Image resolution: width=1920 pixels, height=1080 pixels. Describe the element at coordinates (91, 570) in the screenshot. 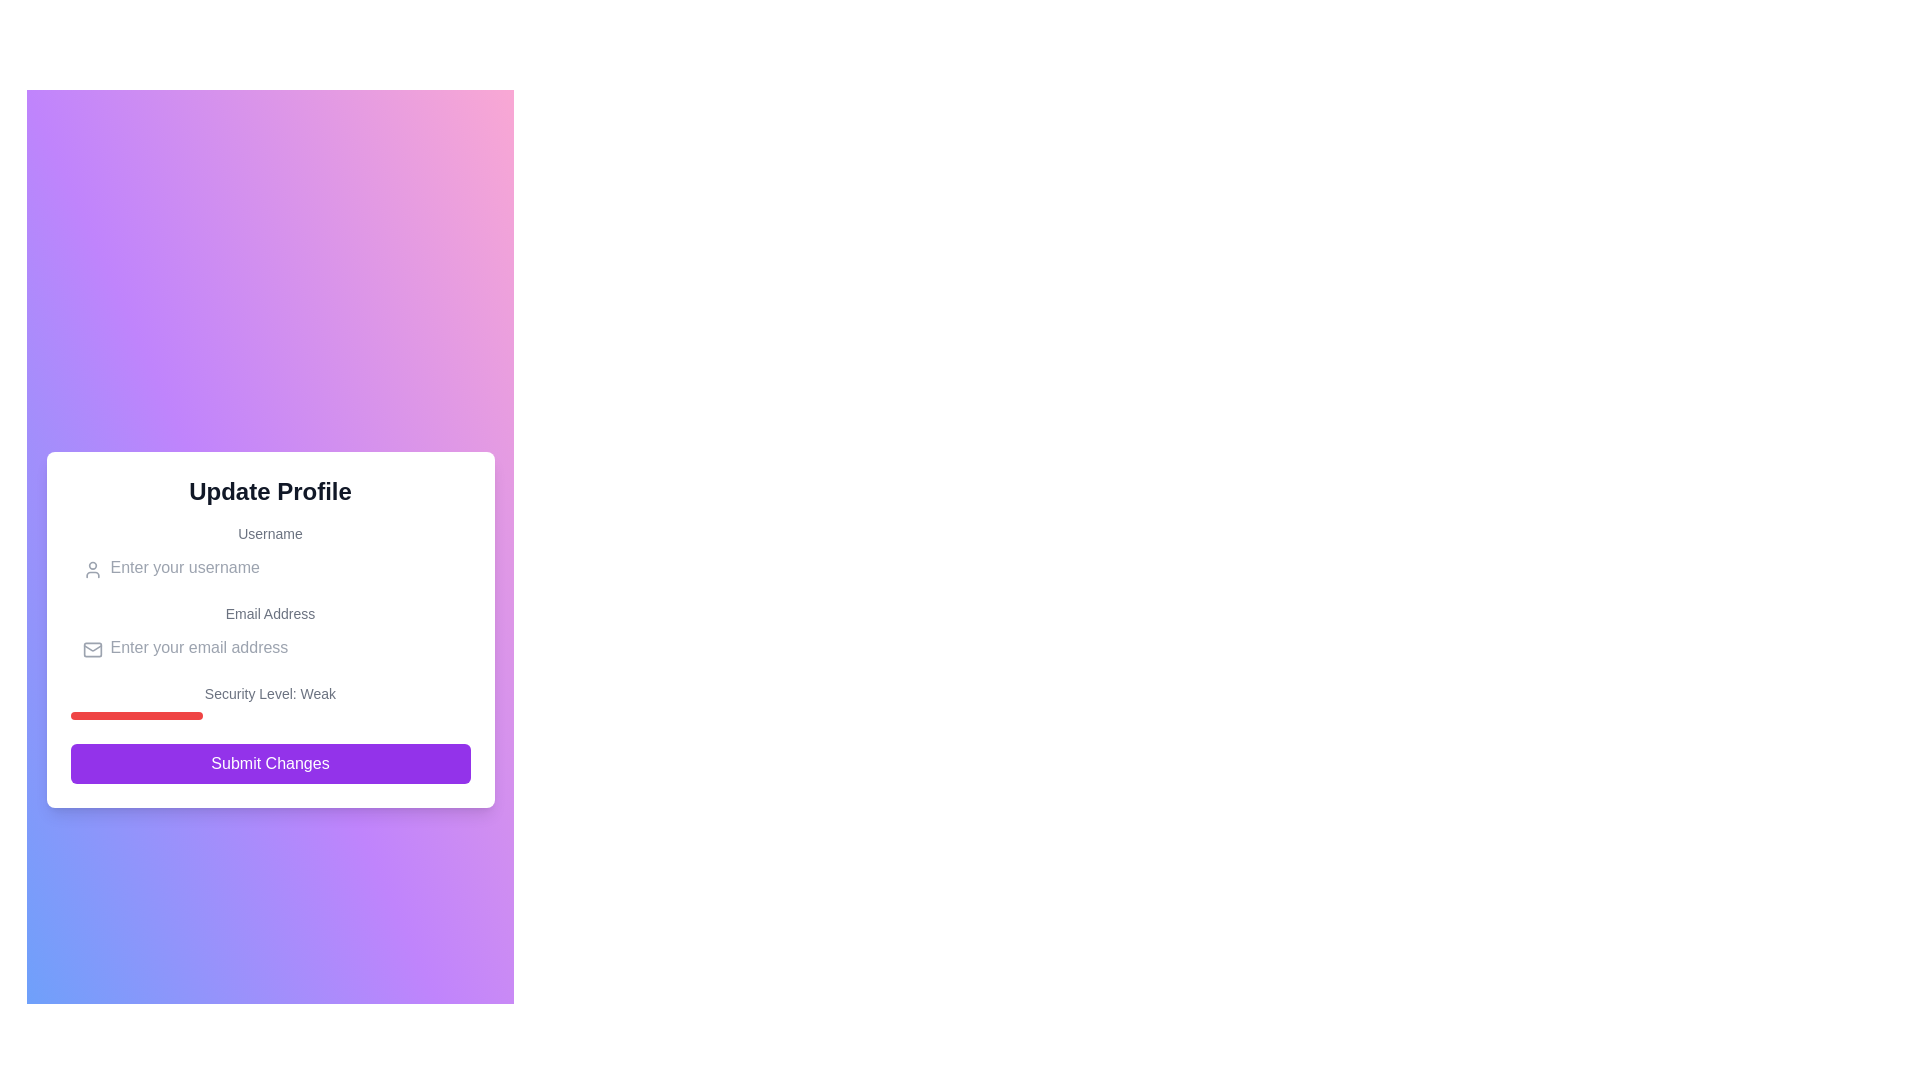

I see `the user icon, which is a circular head shape with a simplified body, rendered as an SVG graphic with a thin gray stroke, located near the top-left corner of the username input field` at that location.